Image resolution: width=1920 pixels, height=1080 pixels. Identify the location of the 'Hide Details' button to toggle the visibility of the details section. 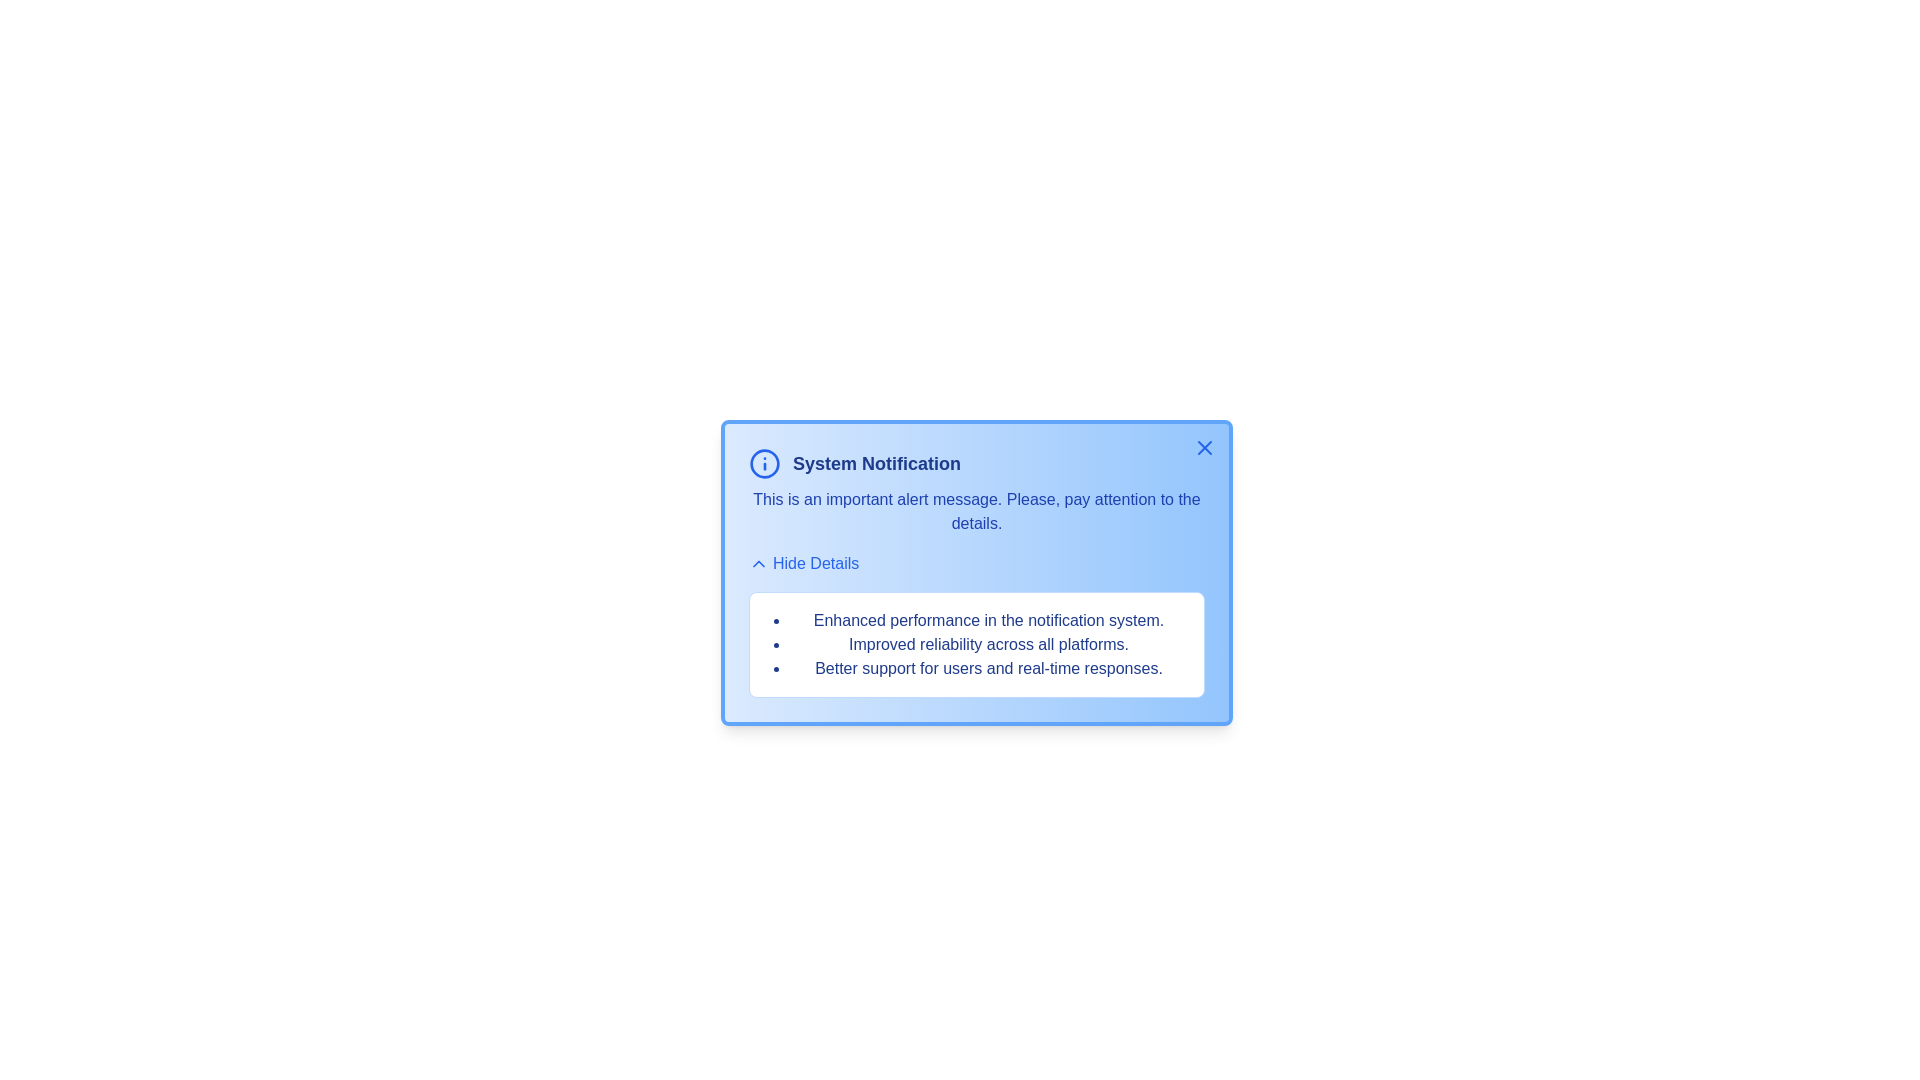
(804, 563).